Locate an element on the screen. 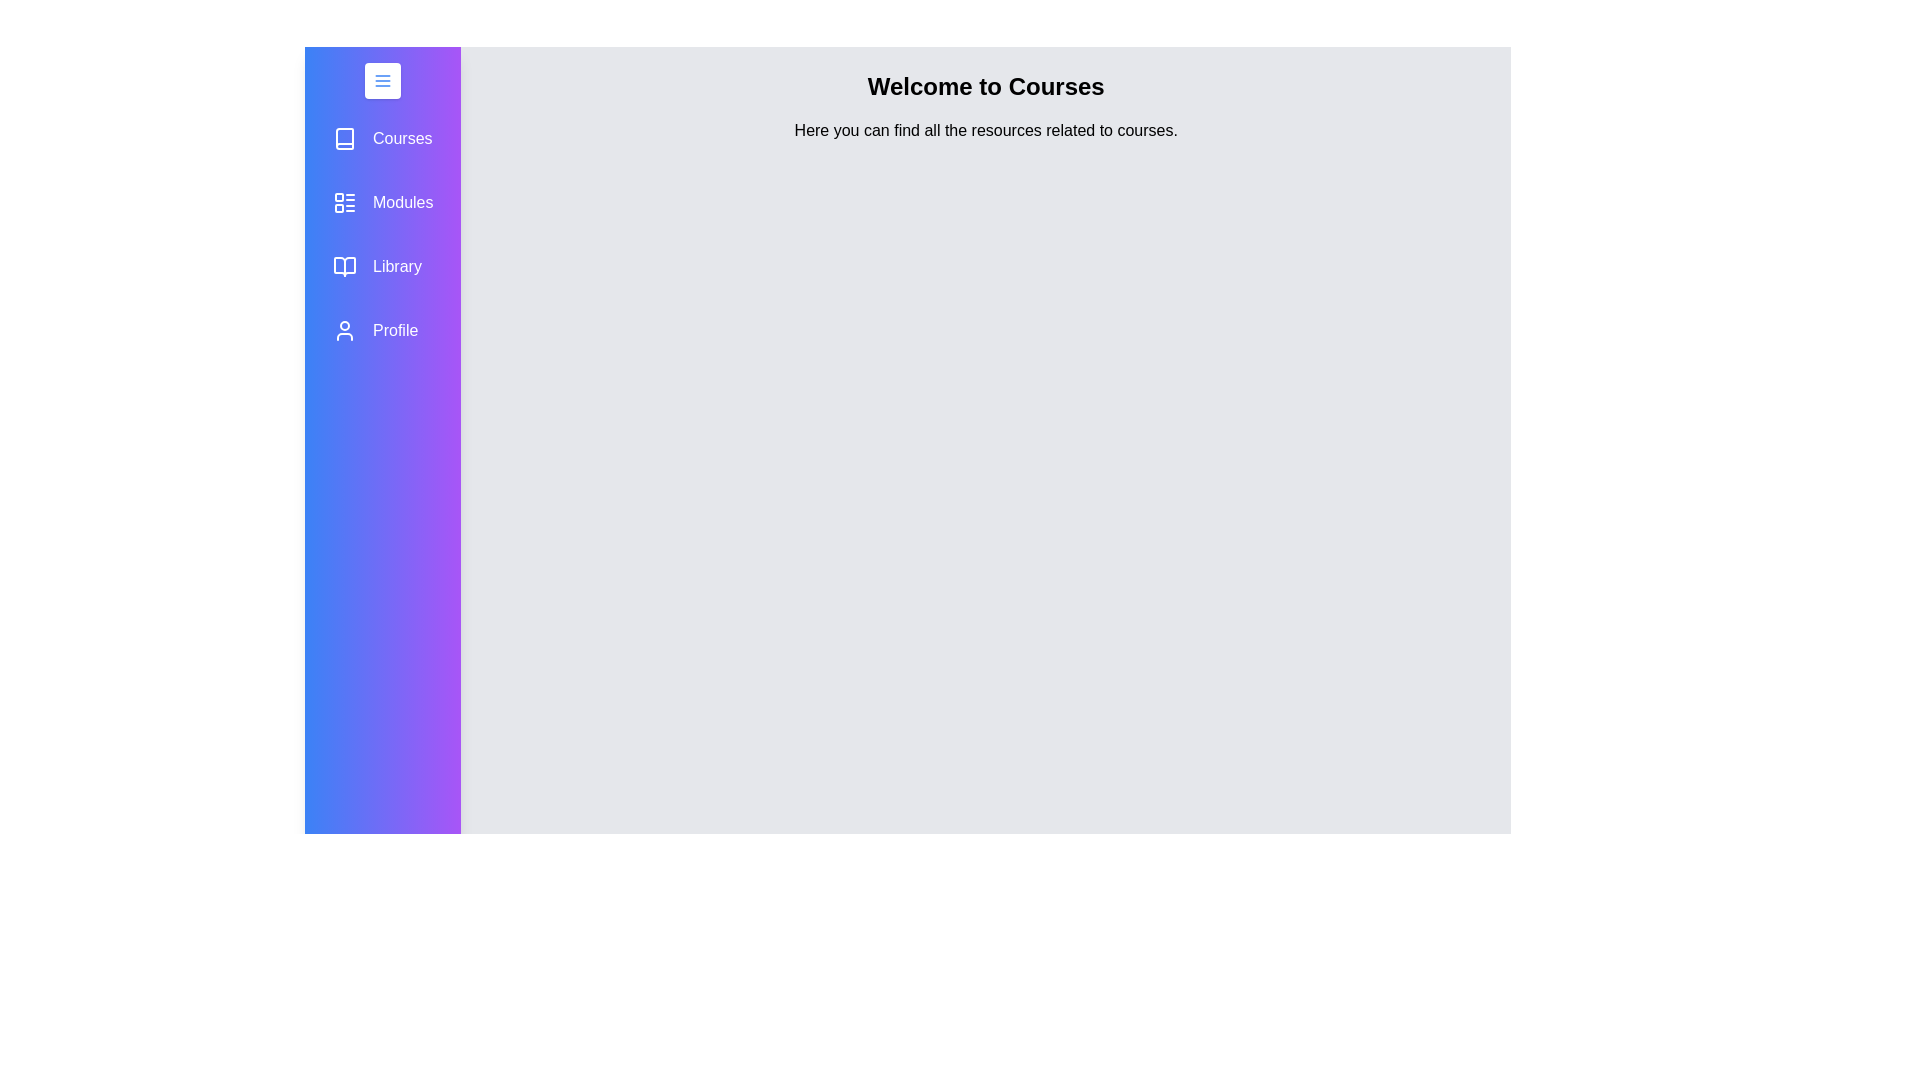 Image resolution: width=1920 pixels, height=1080 pixels. the Profile tab from the available options is located at coordinates (383, 330).